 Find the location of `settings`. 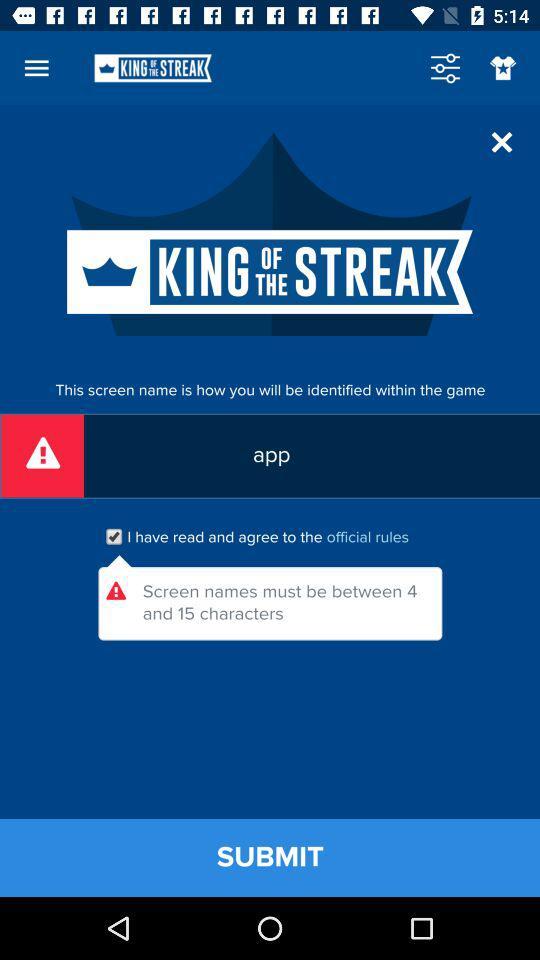

settings is located at coordinates (445, 68).